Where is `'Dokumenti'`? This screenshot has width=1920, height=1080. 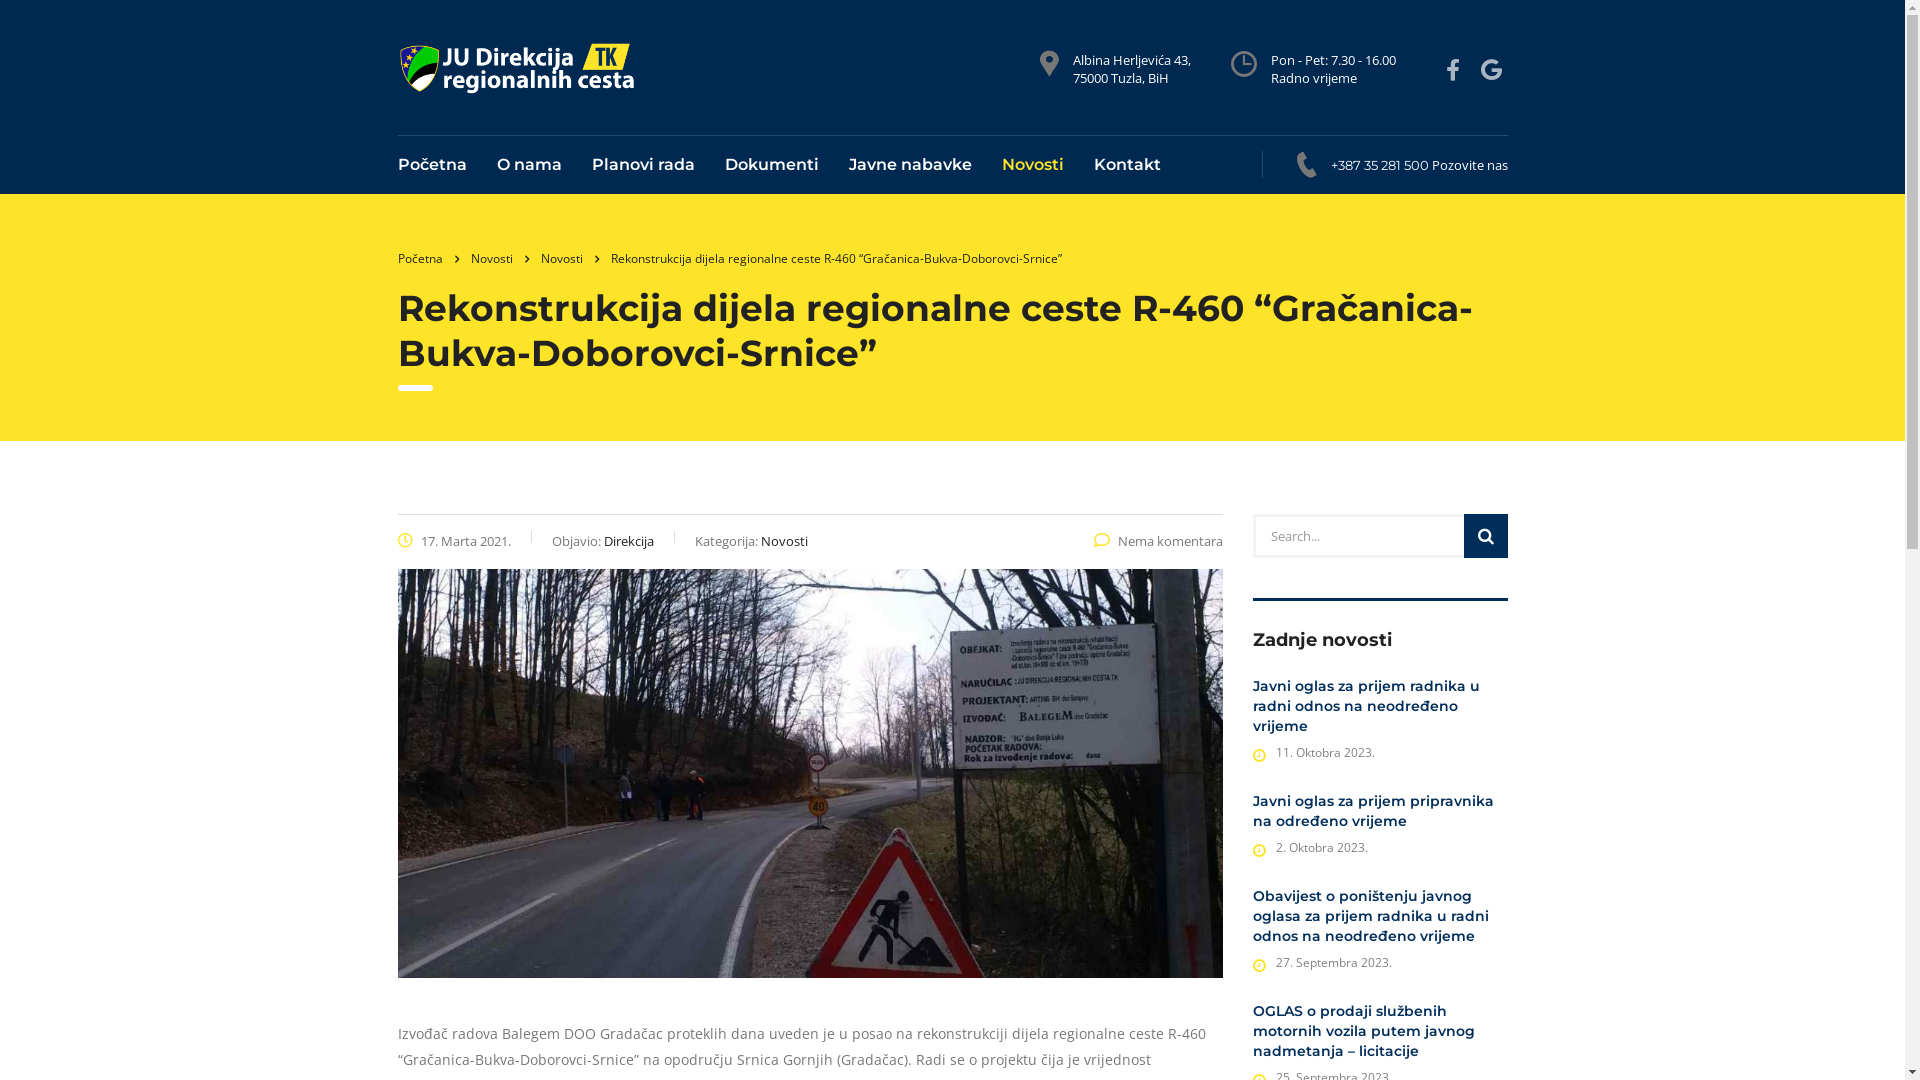
'Dokumenti' is located at coordinates (771, 164).